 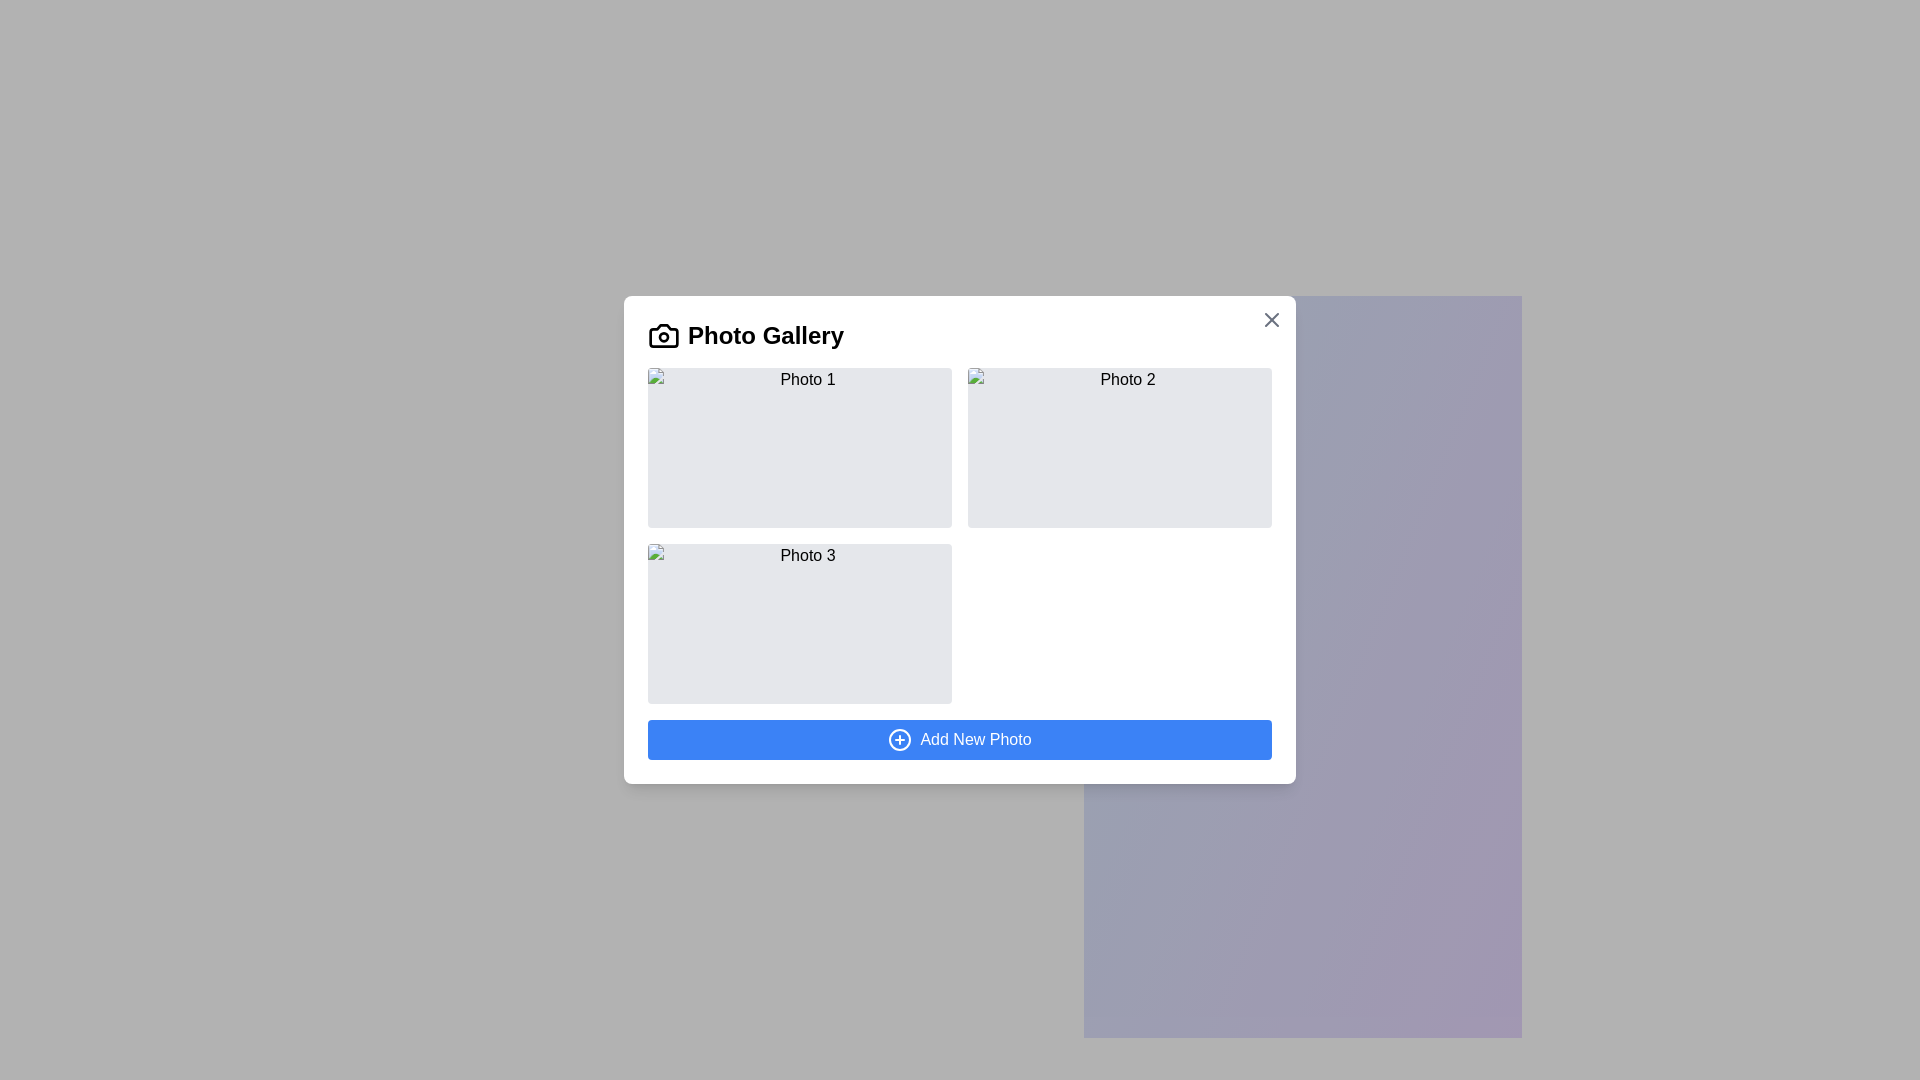 What do you see at coordinates (899, 740) in the screenshot?
I see `the plus sign icon within the blue 'Add New Photo' button located at the bottom center of the photo gallery interface` at bounding box center [899, 740].